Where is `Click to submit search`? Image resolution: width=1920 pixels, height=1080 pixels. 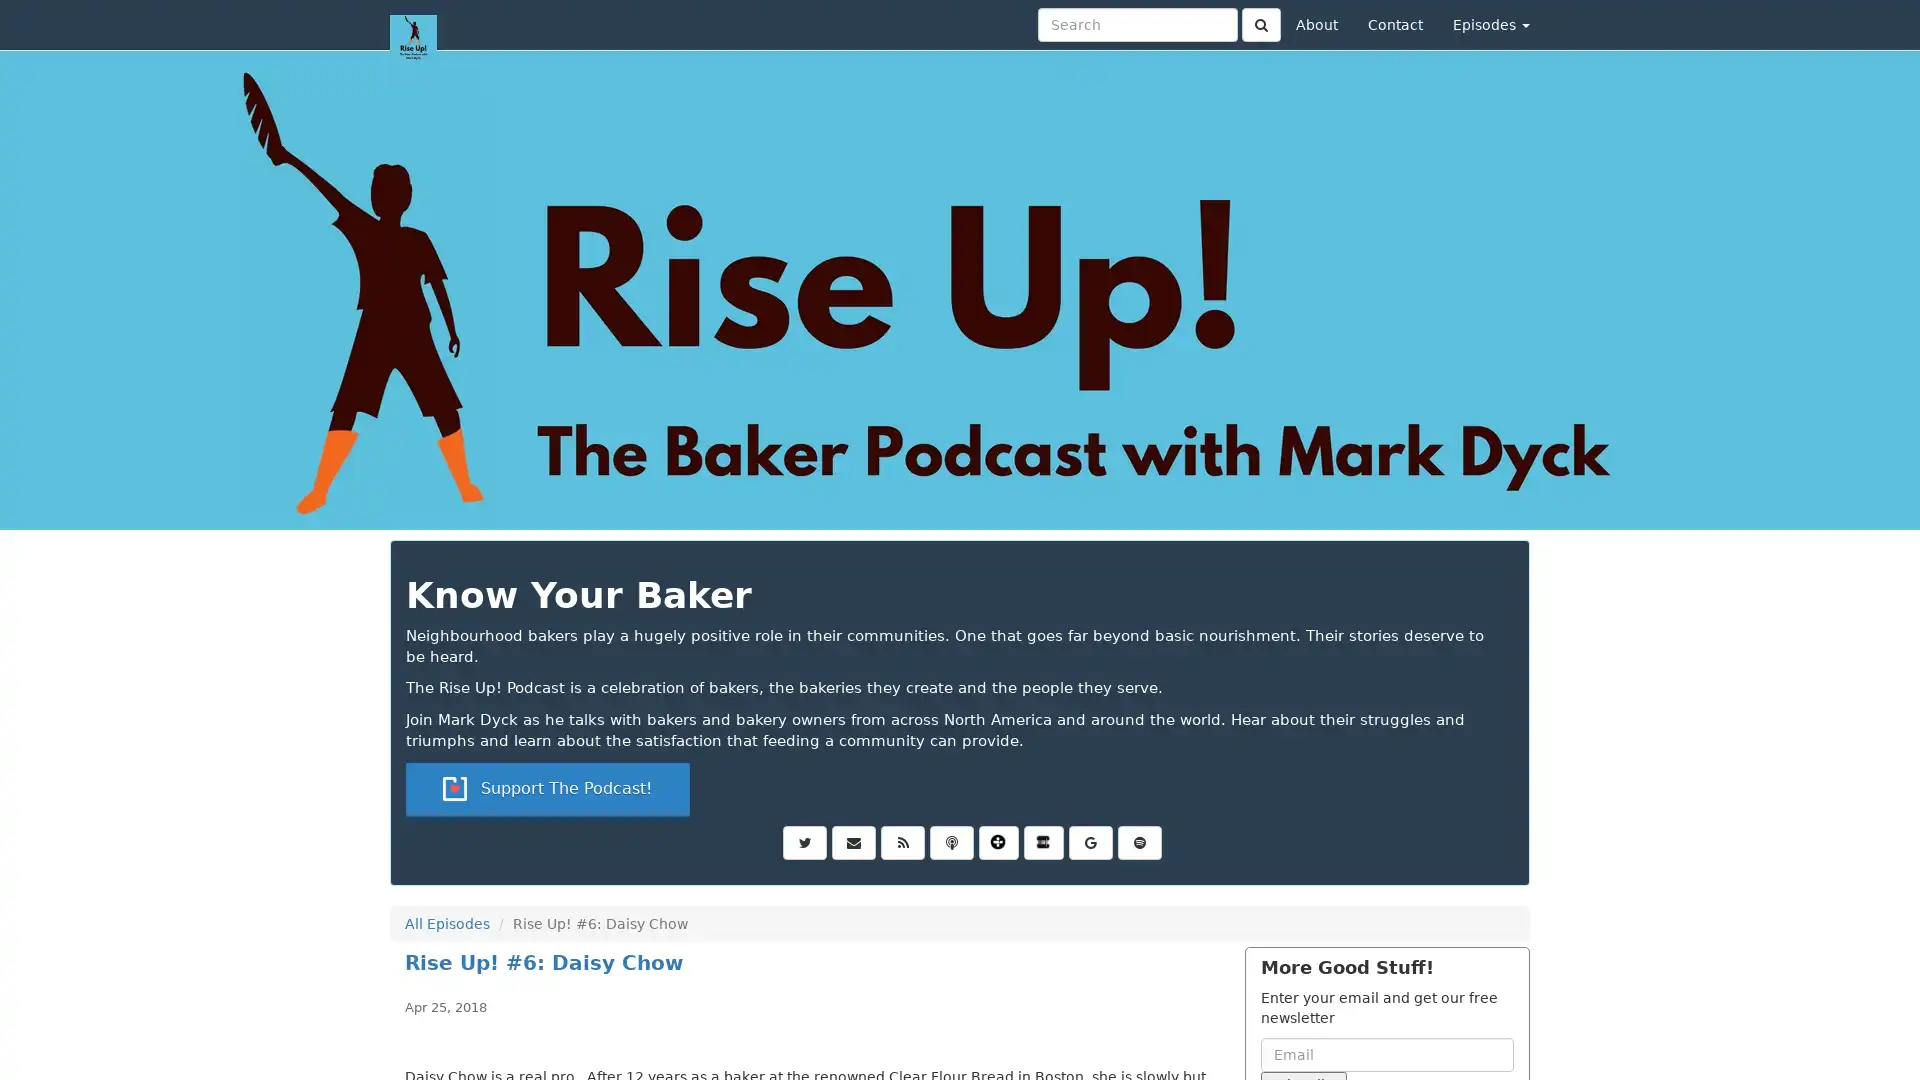 Click to submit search is located at coordinates (1260, 24).